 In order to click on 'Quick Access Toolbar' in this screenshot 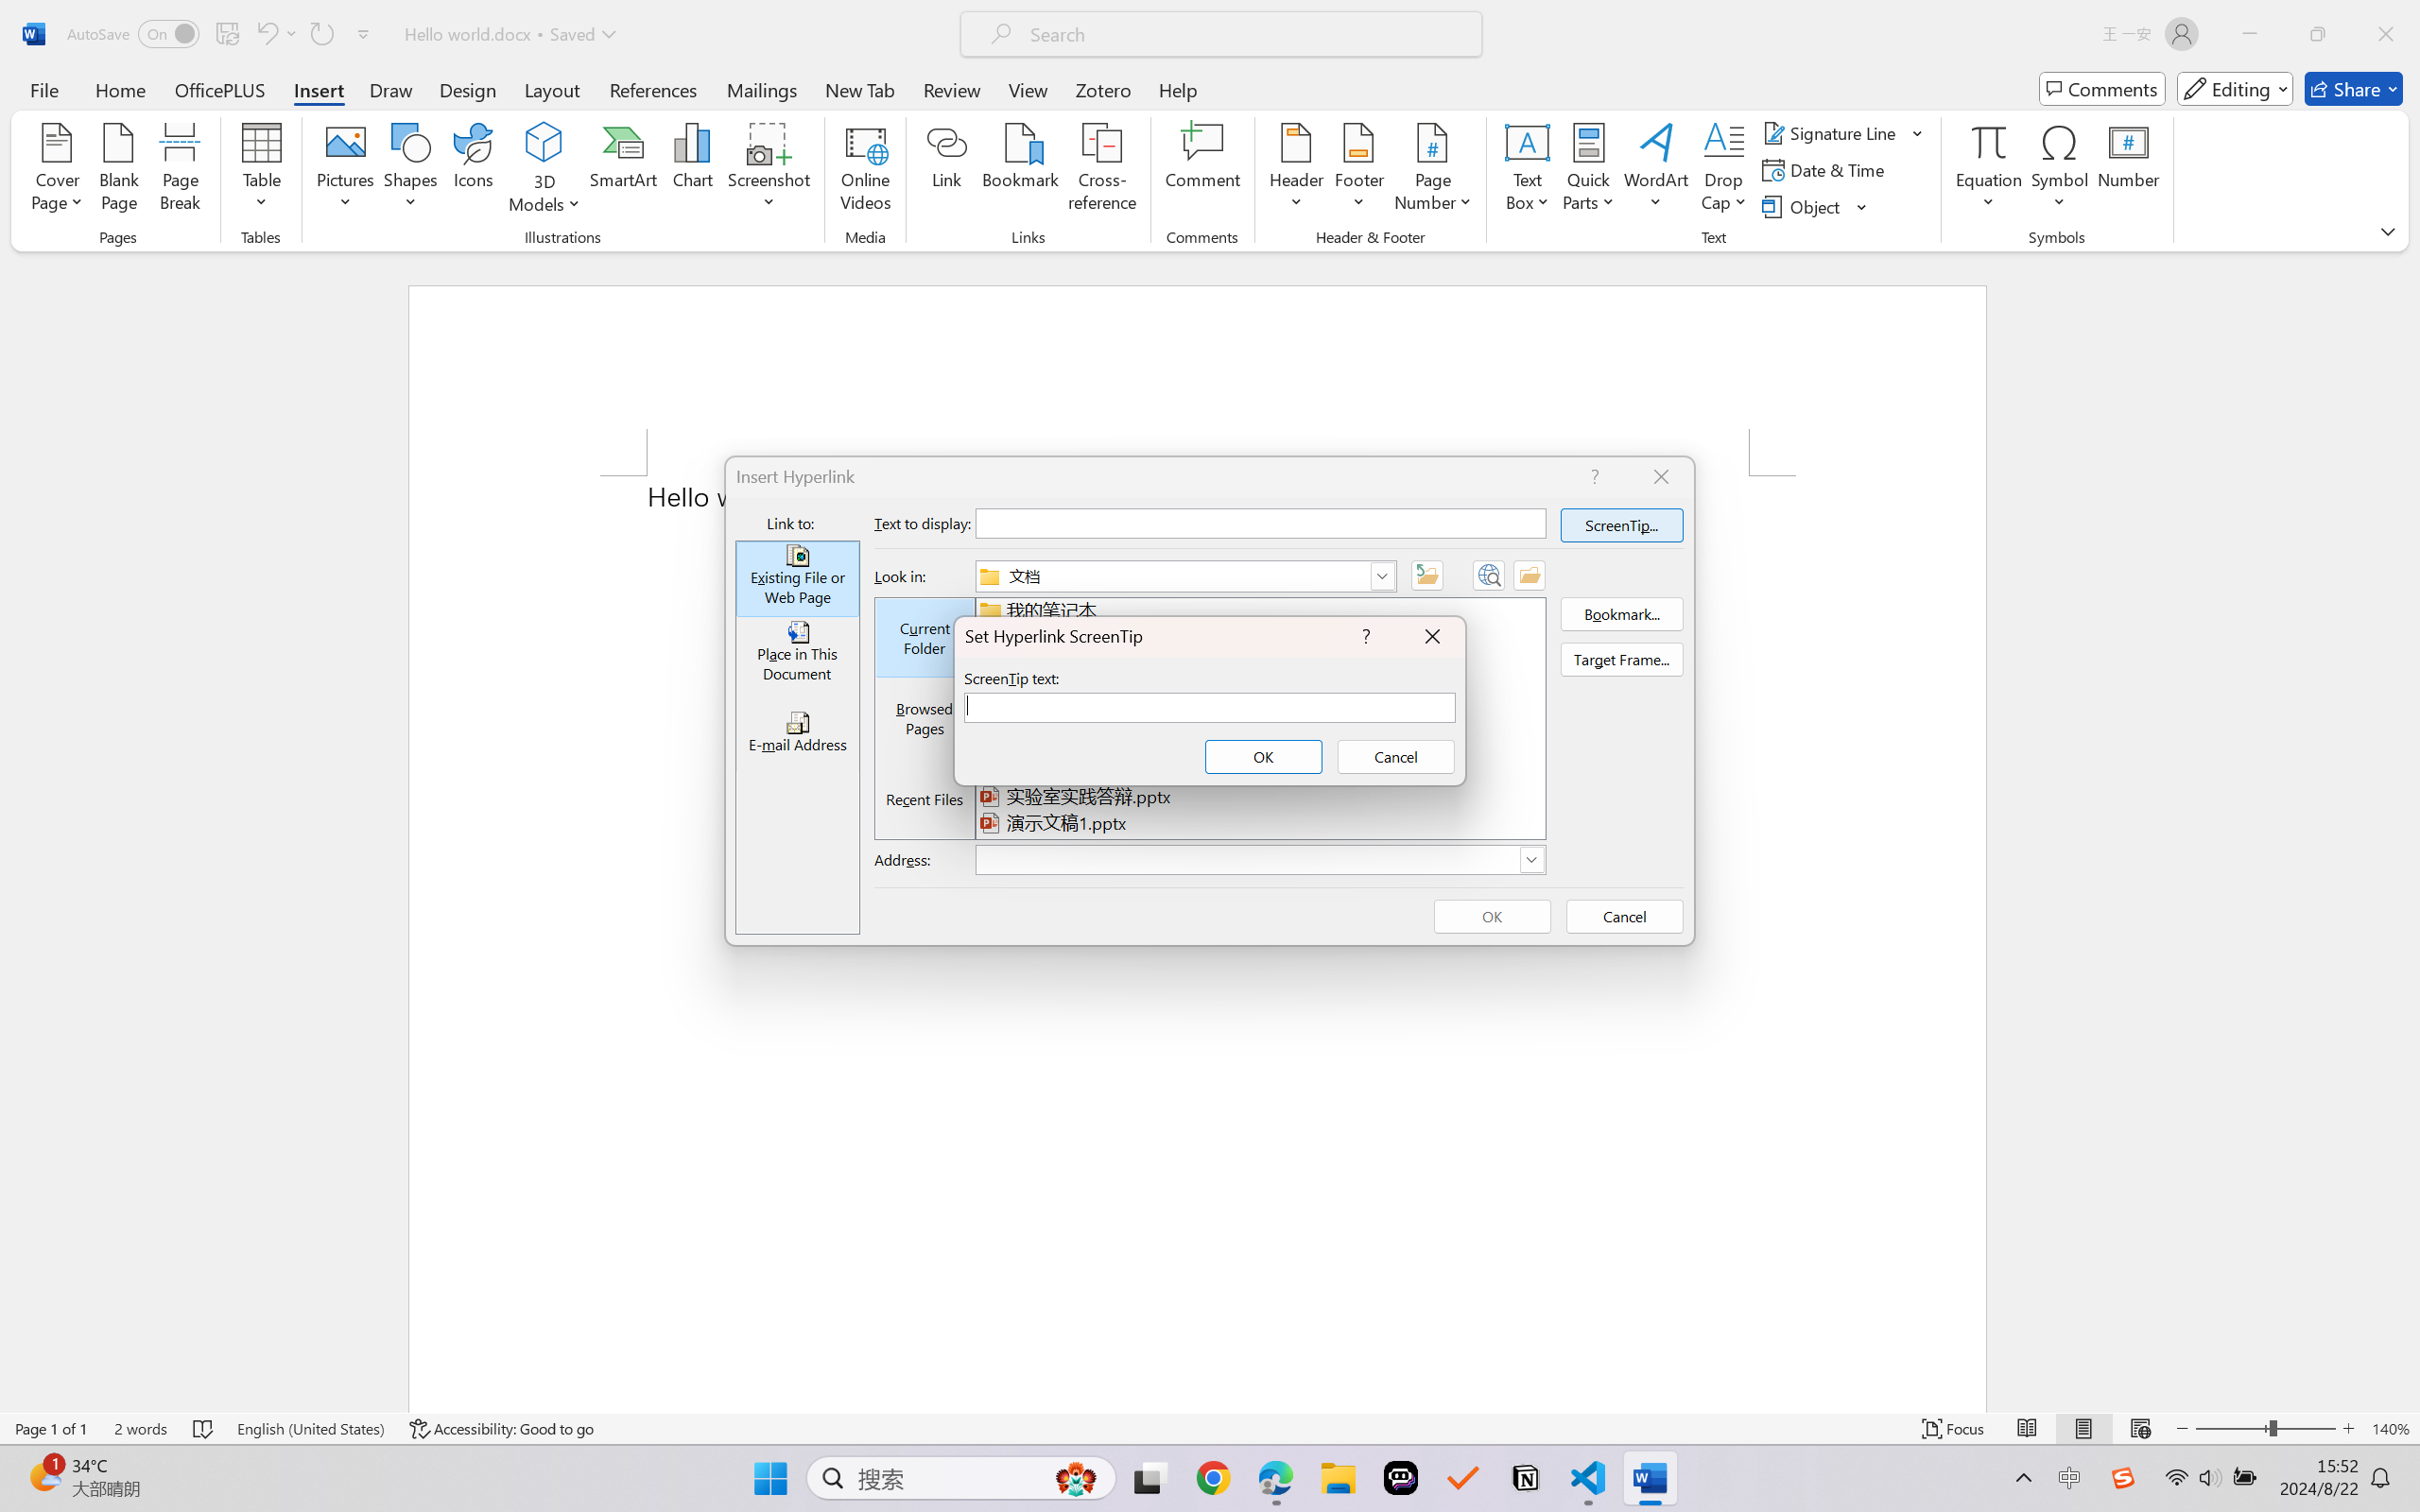, I will do `click(222, 33)`.